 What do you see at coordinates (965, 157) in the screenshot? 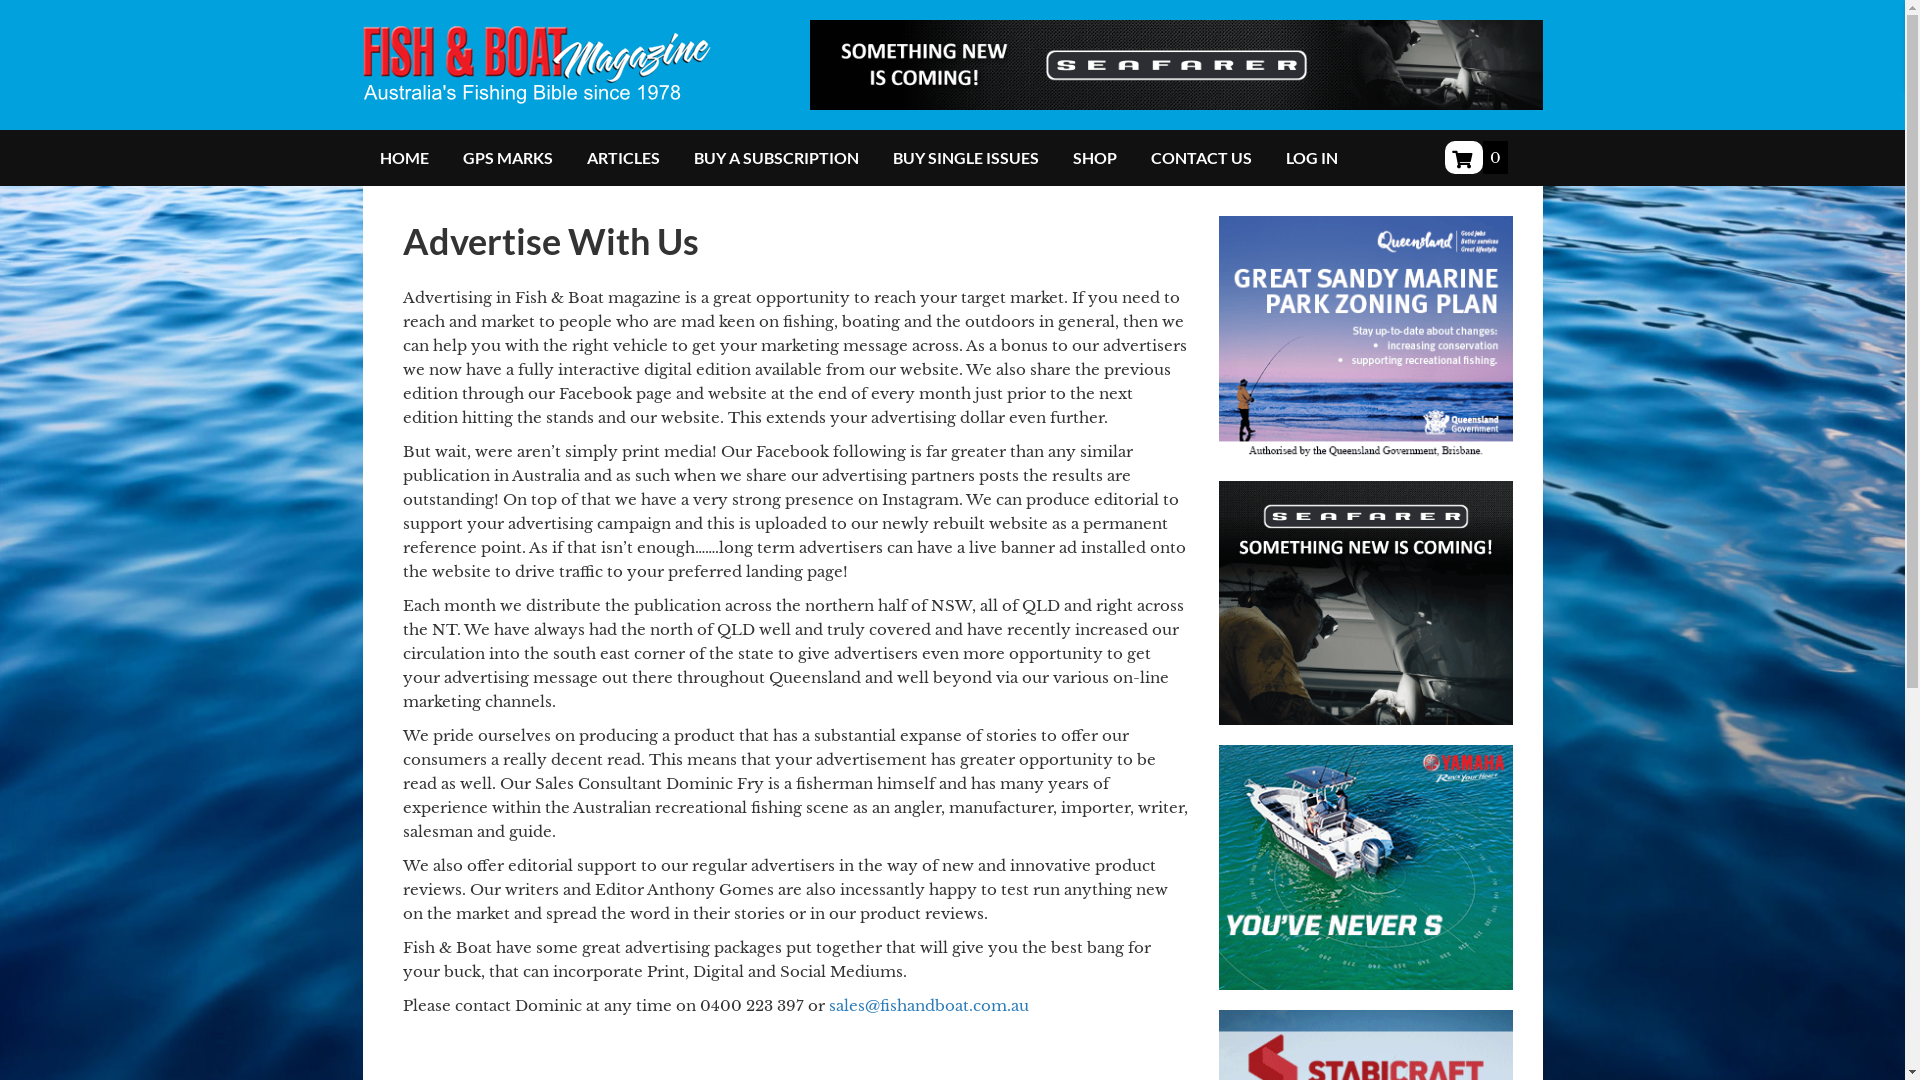
I see `'BUY SINGLE ISSUES'` at bounding box center [965, 157].